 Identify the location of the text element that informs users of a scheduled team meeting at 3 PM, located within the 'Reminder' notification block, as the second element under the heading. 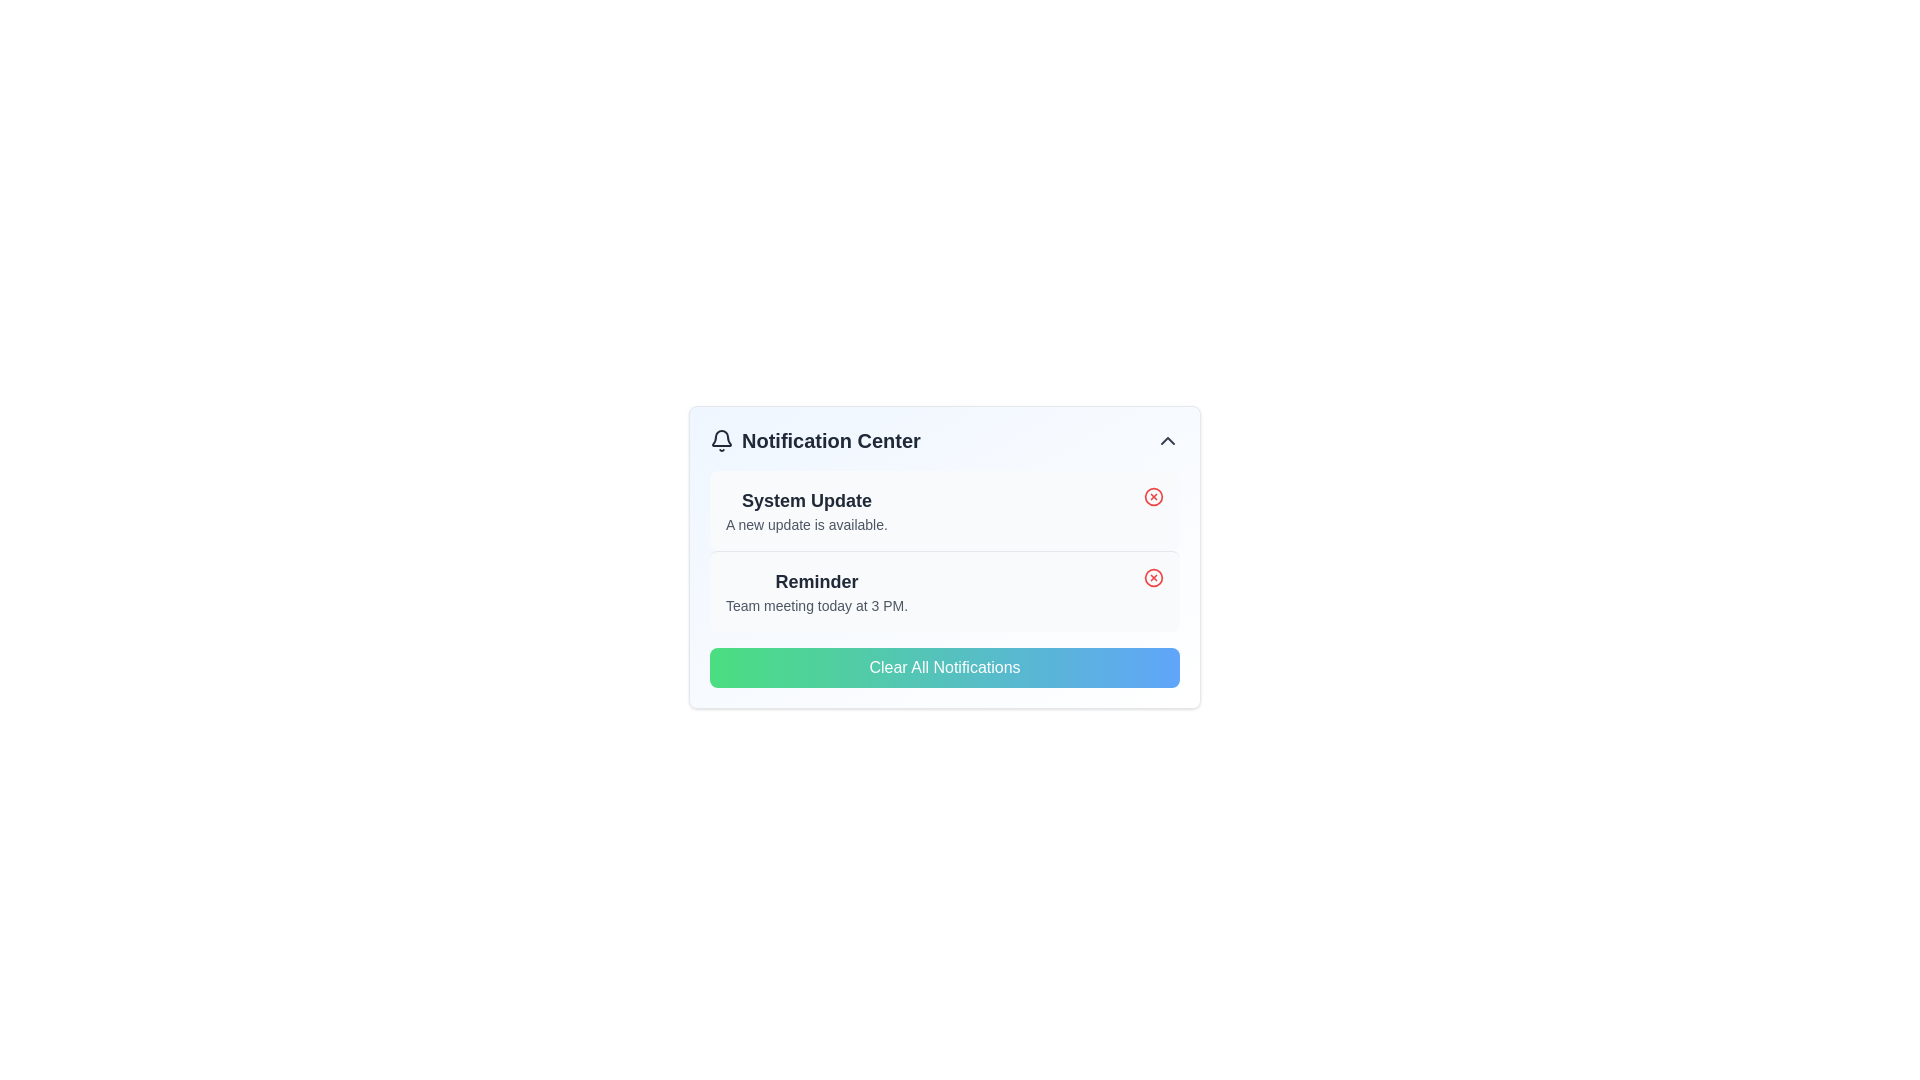
(816, 604).